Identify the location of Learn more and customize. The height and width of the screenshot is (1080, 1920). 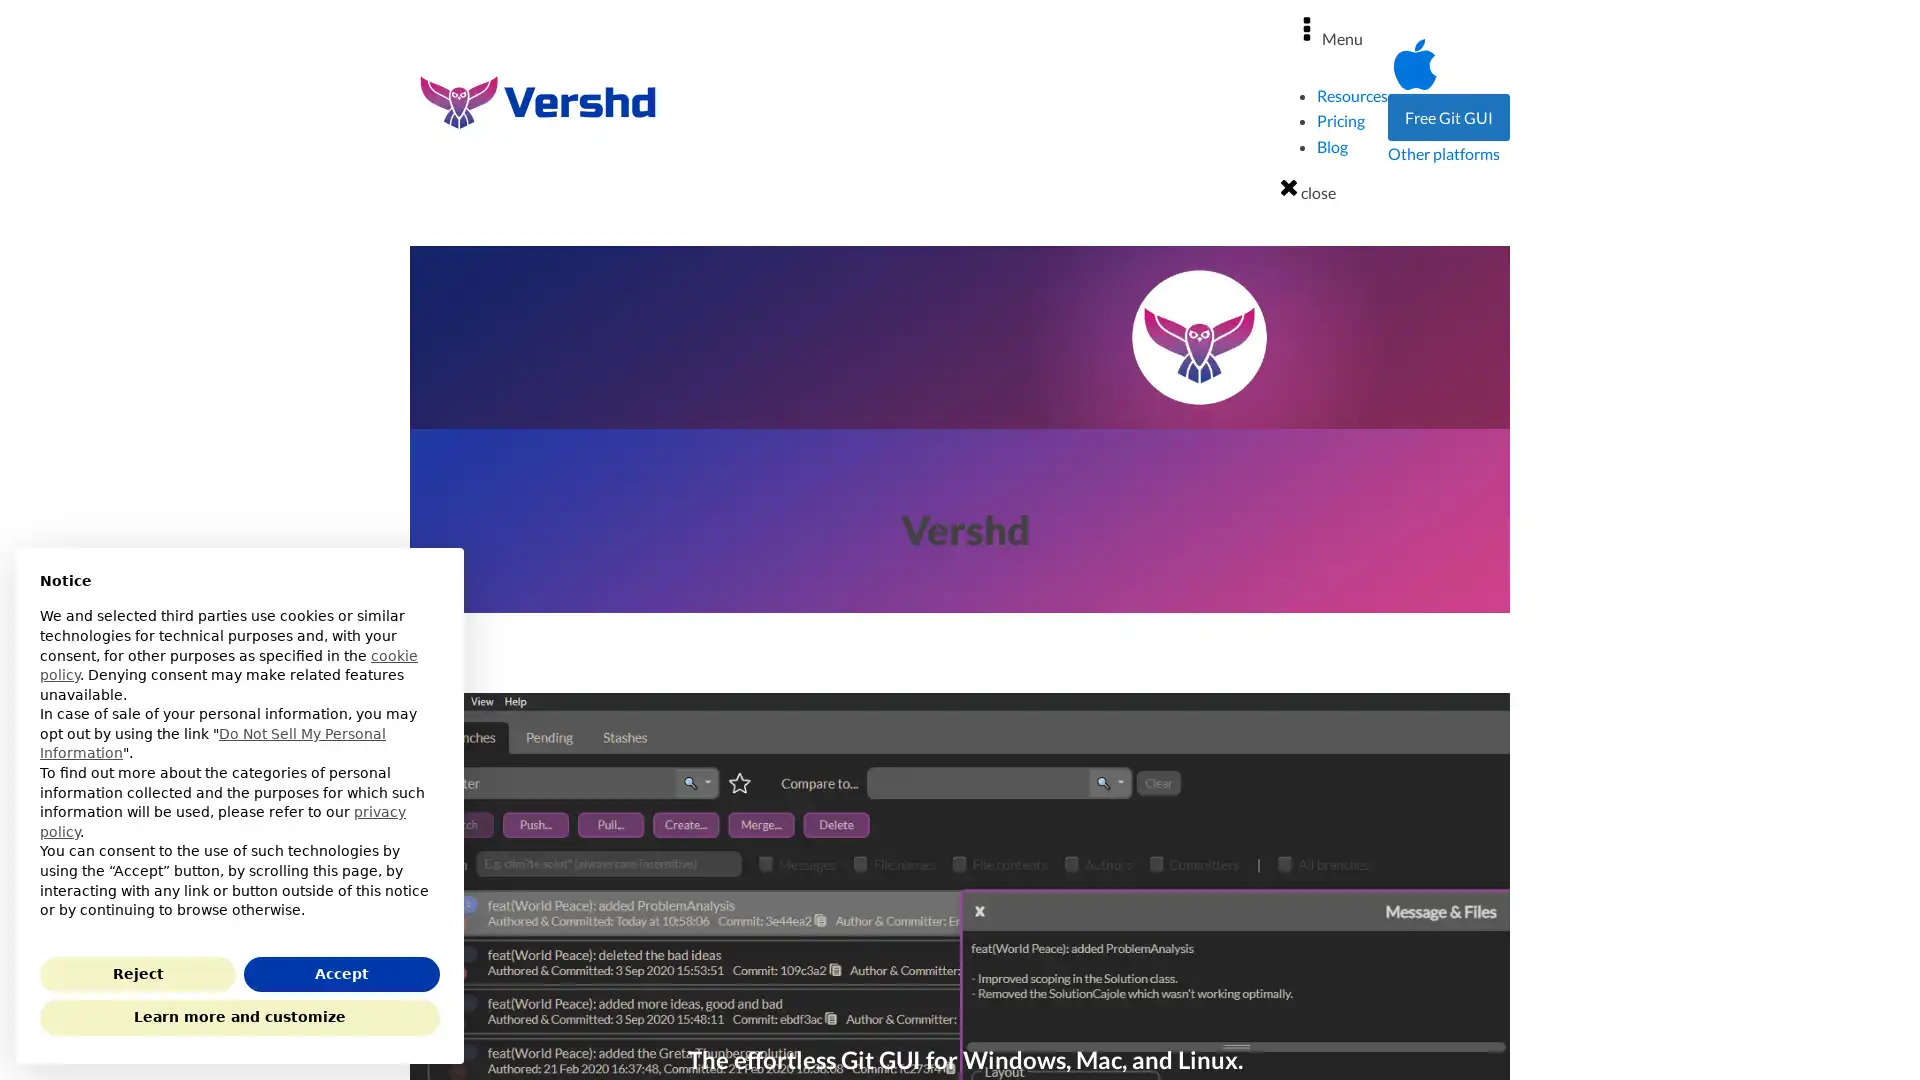
(240, 1018).